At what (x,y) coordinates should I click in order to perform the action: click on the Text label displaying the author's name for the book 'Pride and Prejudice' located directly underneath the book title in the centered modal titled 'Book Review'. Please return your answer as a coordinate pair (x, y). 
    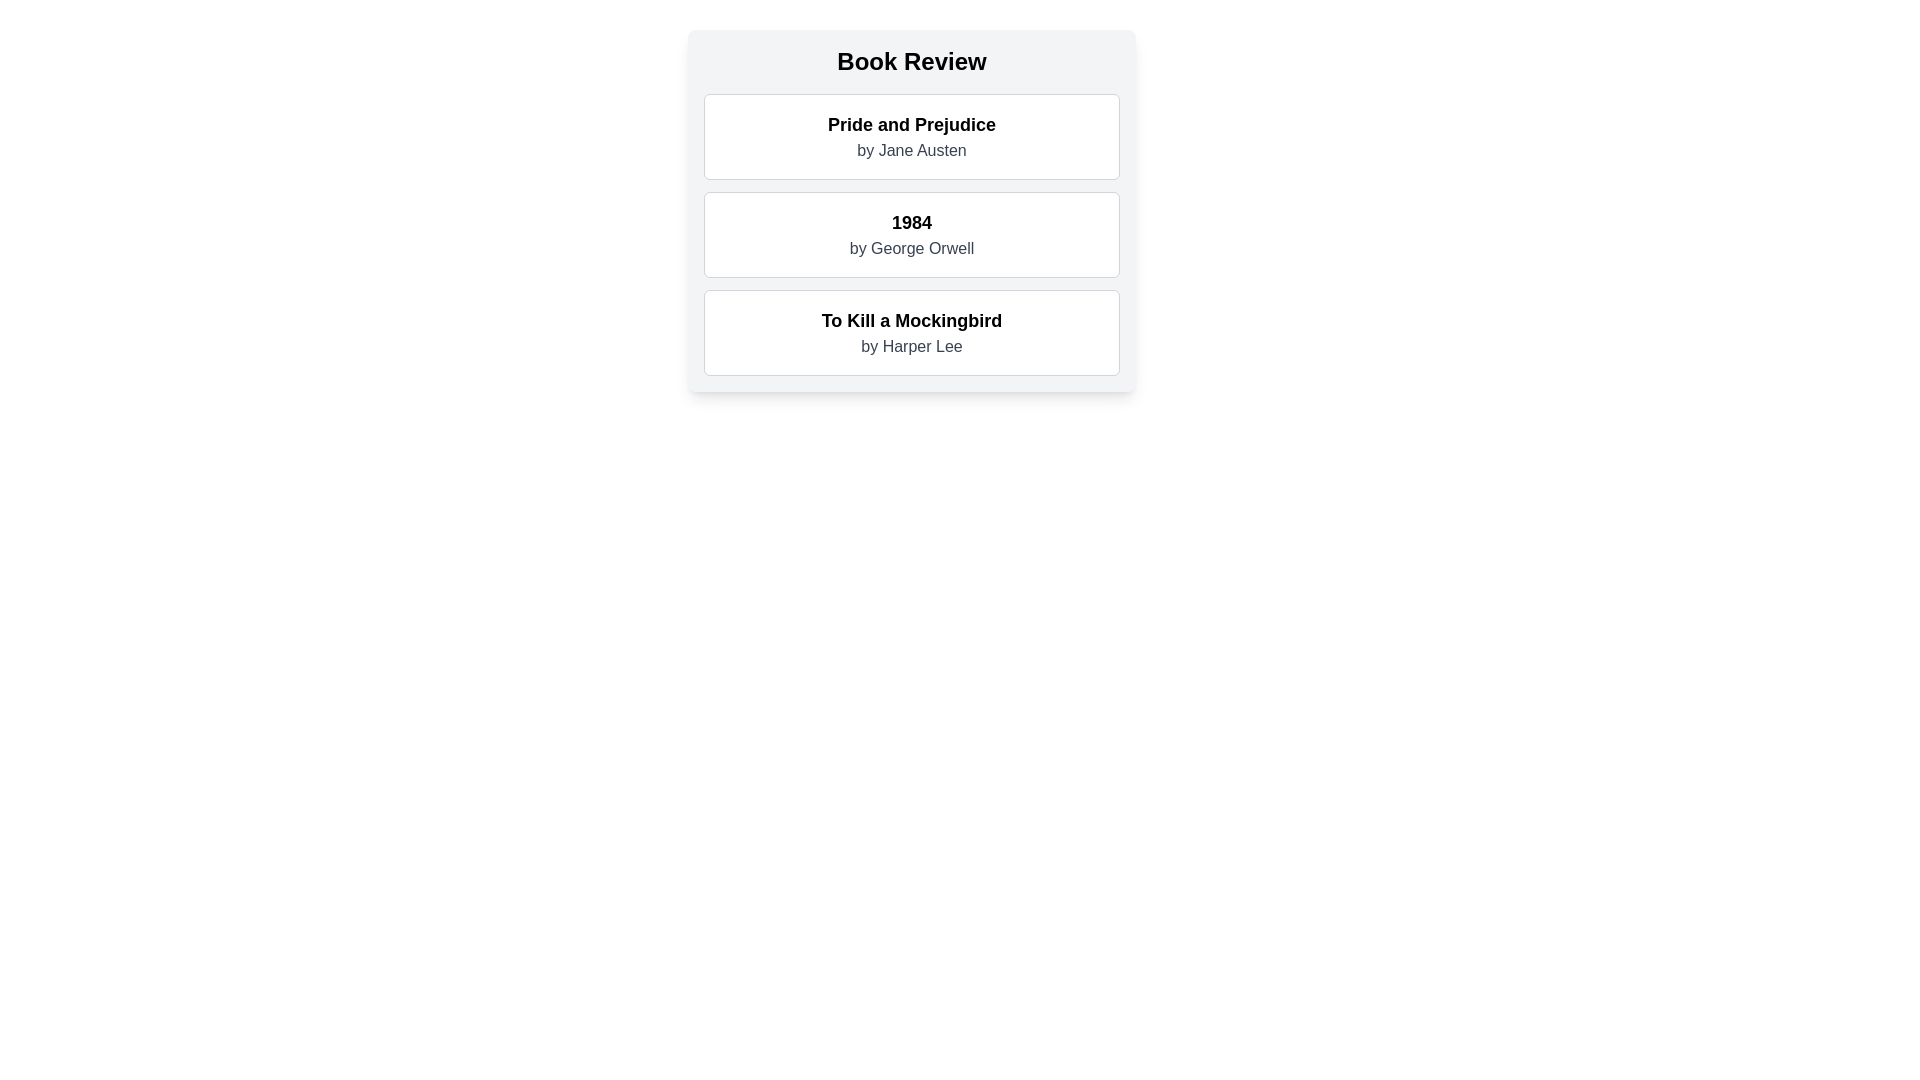
    Looking at the image, I should click on (911, 149).